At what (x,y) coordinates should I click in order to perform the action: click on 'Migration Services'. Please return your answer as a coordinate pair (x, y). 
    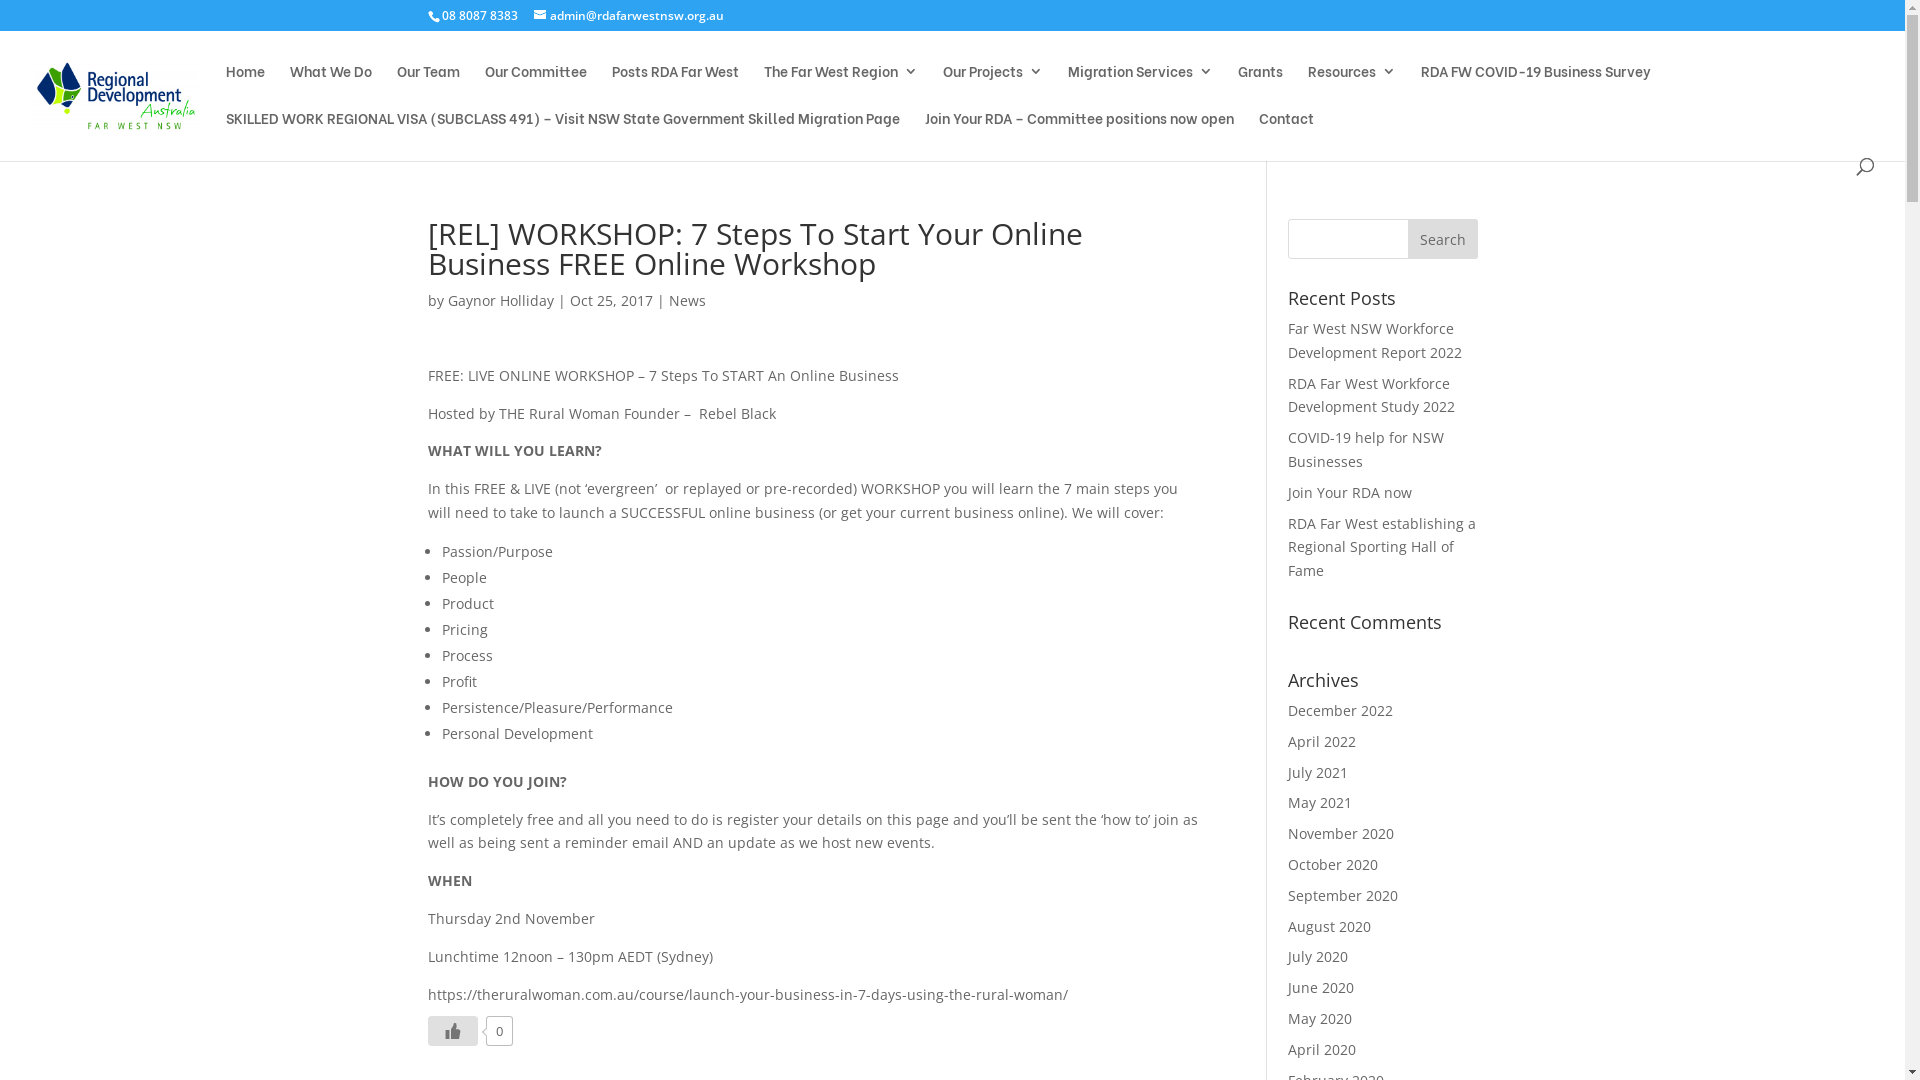
    Looking at the image, I should click on (1140, 86).